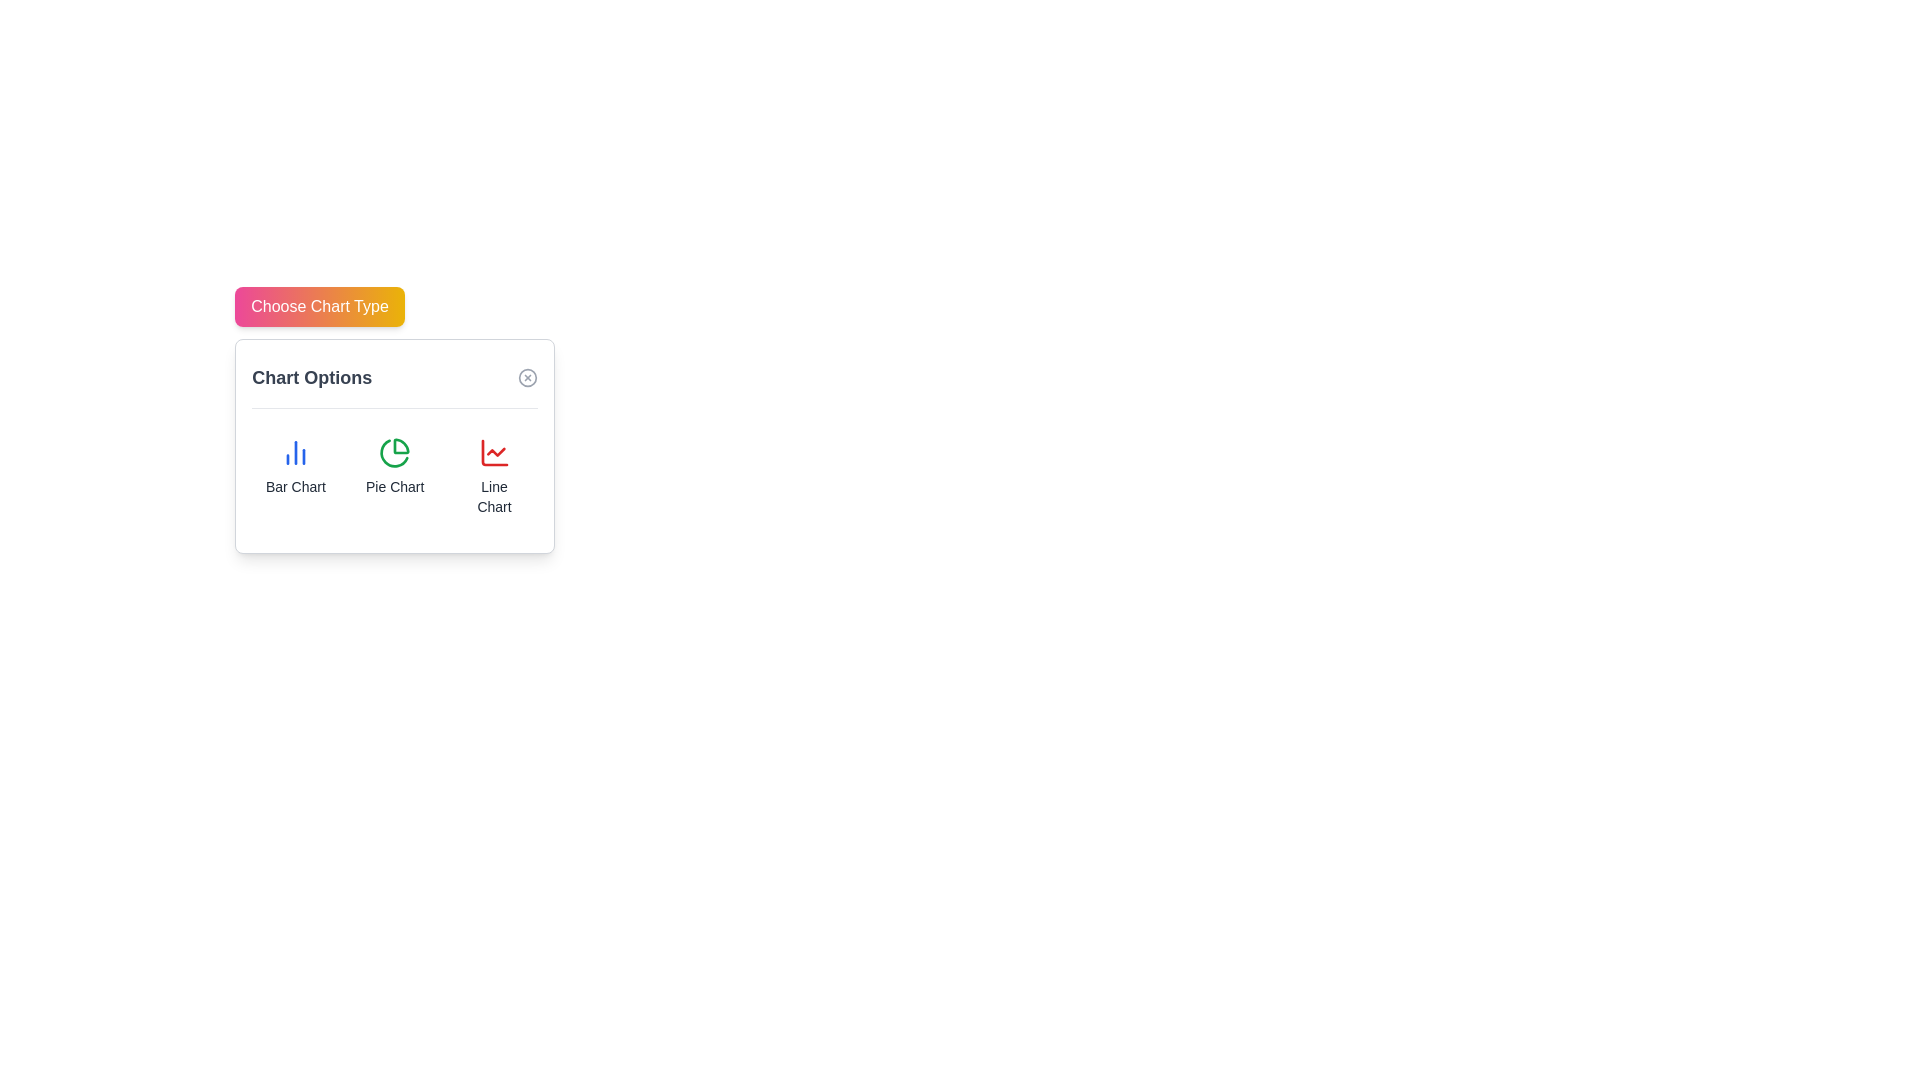  What do you see at coordinates (294, 486) in the screenshot?
I see `the text label that identifies the bar chart type, located directly below the bar chart icon in the grid of chart options` at bounding box center [294, 486].